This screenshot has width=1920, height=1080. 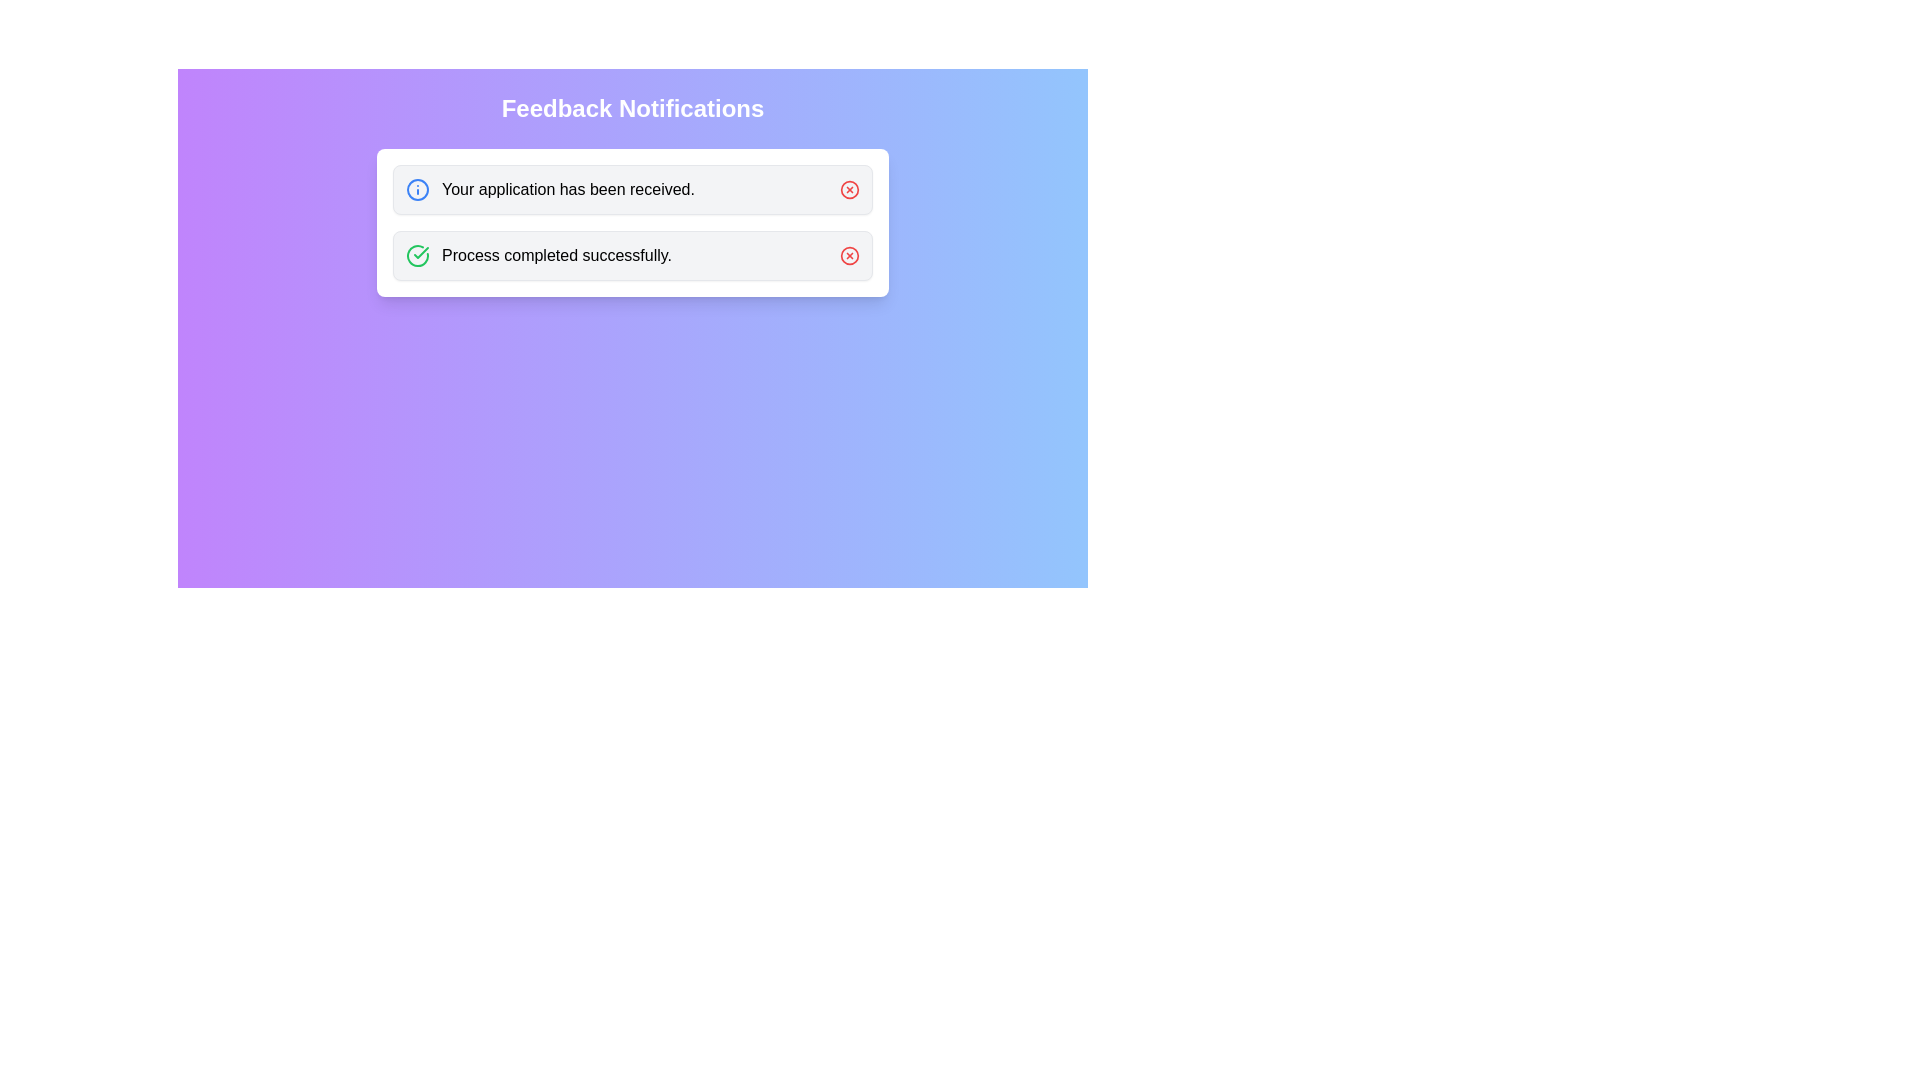 I want to click on the static informational text notifying the user of successful completion, located below the 'Your application has been received.' message and above the red interactive icon, so click(x=538, y=254).